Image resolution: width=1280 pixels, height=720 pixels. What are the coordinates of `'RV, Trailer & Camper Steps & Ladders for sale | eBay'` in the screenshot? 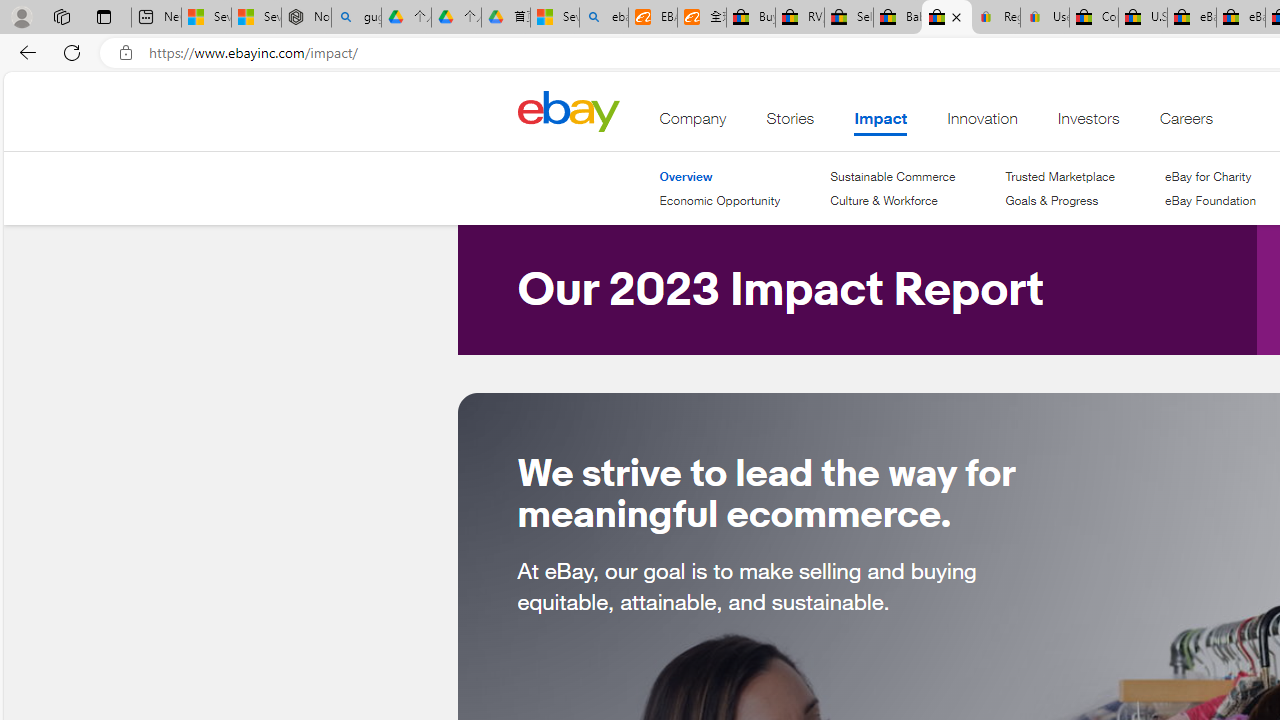 It's located at (800, 17).